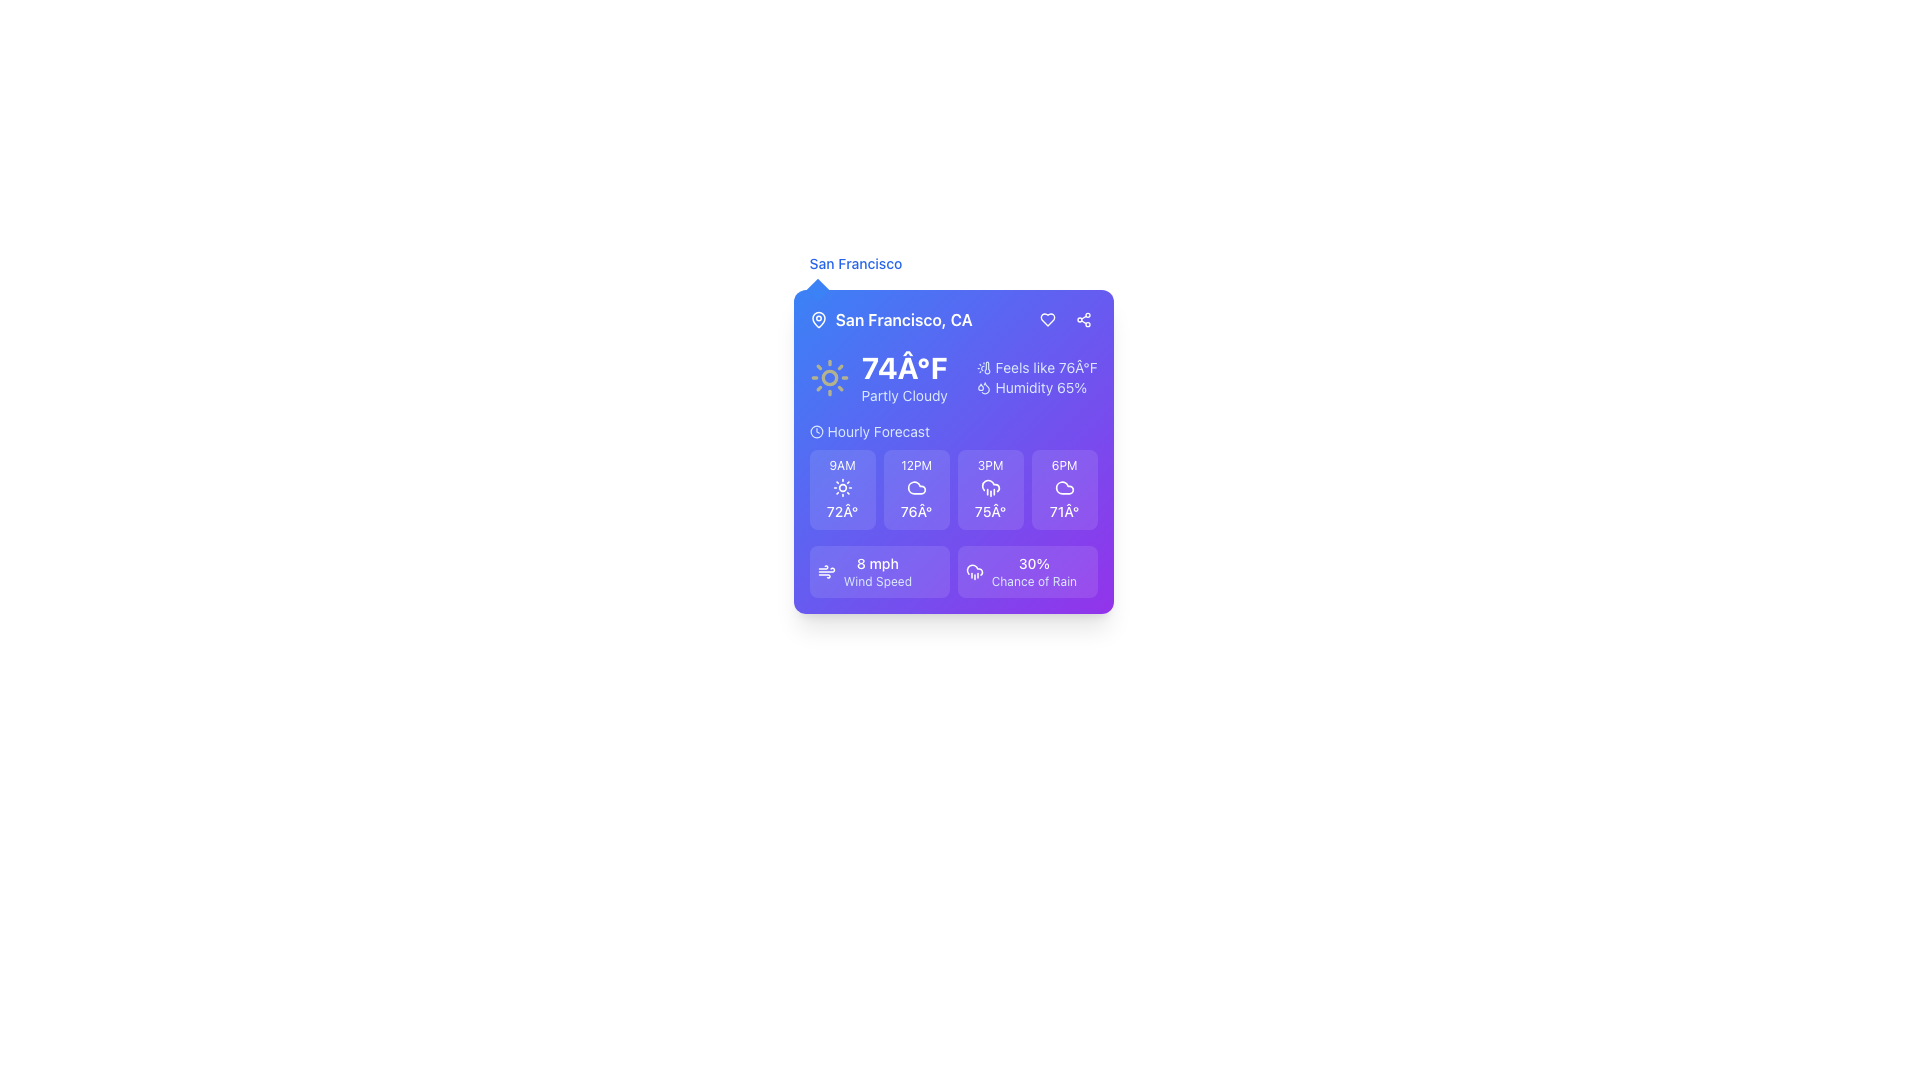 The width and height of the screenshot is (1920, 1080). I want to click on the Text Label that describes the associated numeric value '30%', which provides context for the probability of rain in the bottom-right corner of the interface, so click(1034, 582).